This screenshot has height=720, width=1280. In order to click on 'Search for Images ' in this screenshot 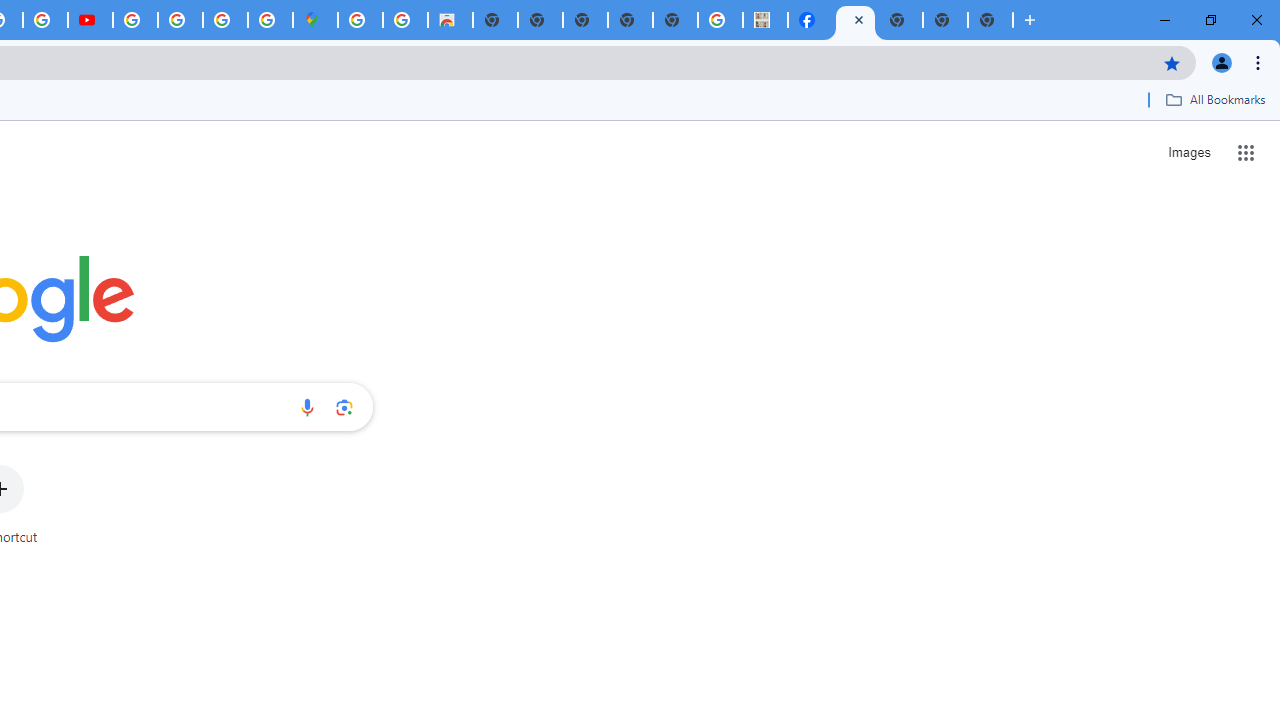, I will do `click(1189, 152)`.